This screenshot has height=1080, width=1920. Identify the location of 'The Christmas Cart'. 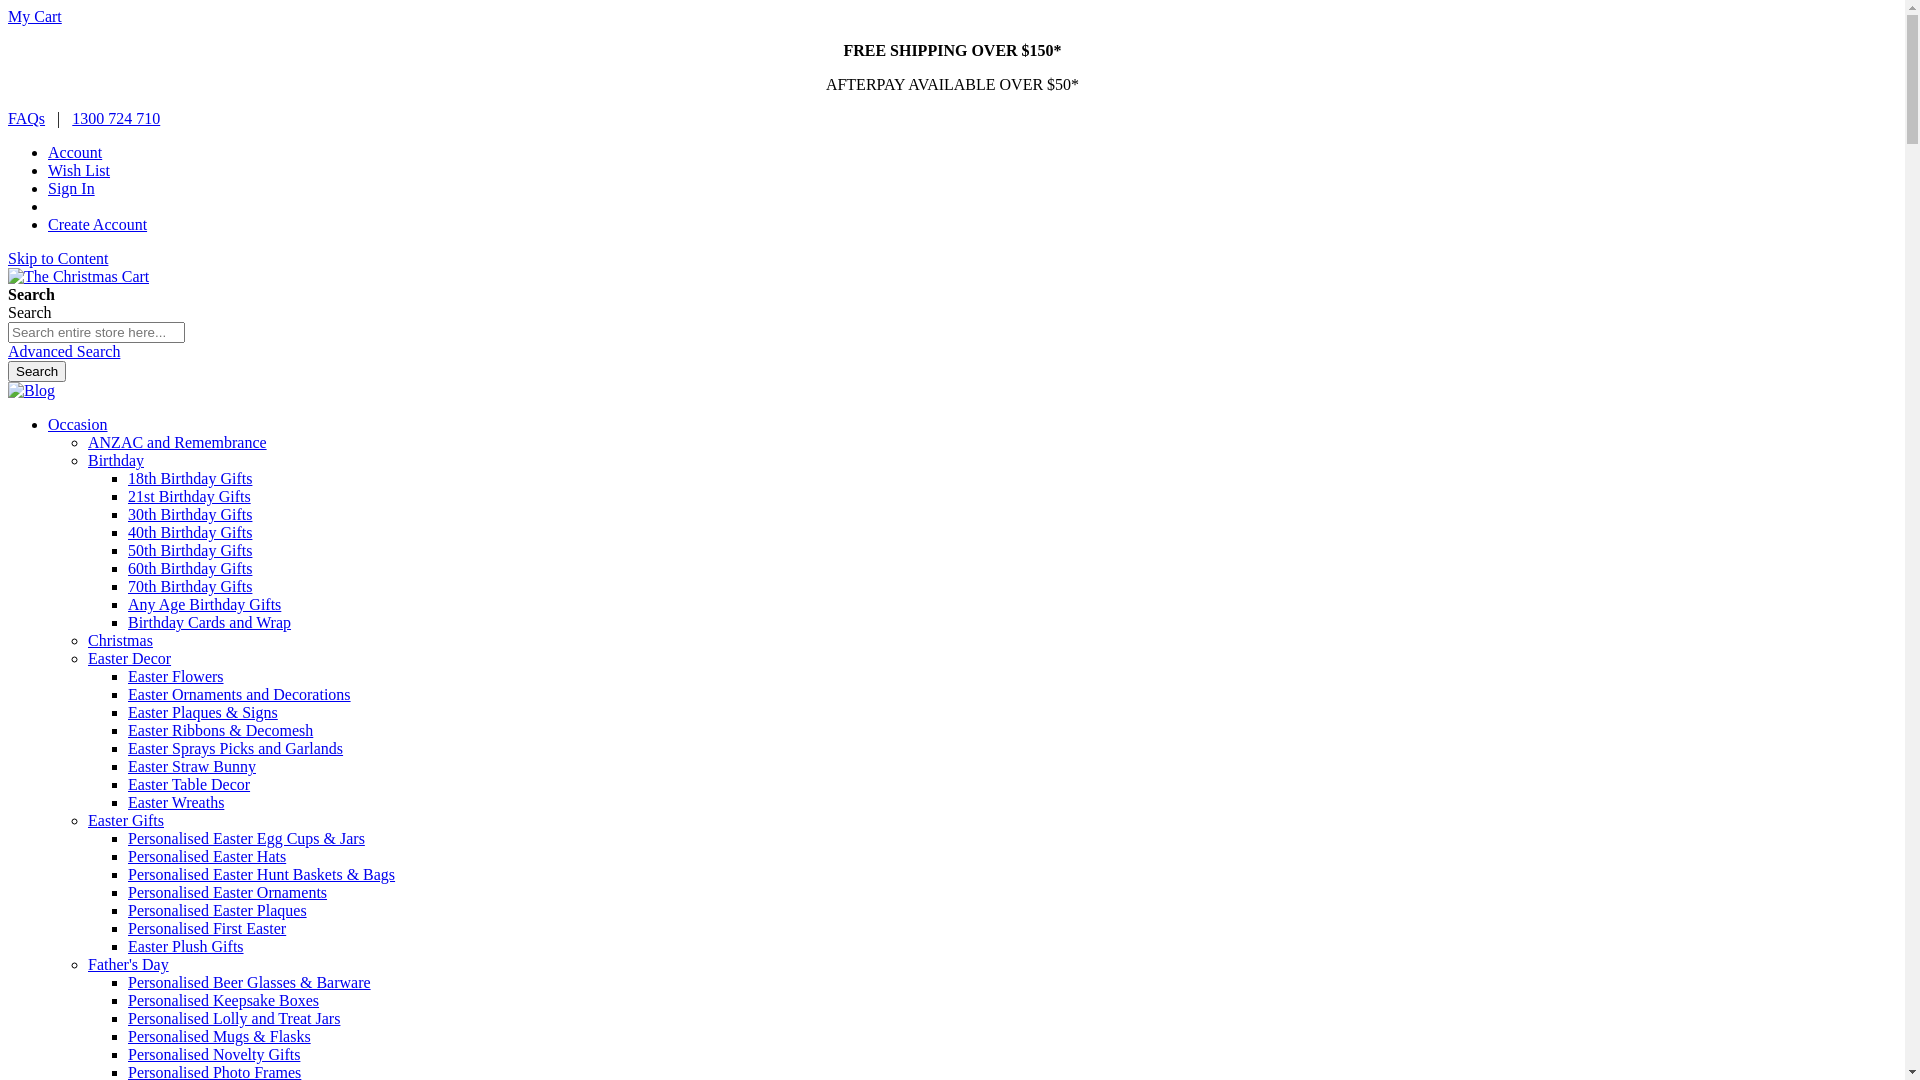
(8, 277).